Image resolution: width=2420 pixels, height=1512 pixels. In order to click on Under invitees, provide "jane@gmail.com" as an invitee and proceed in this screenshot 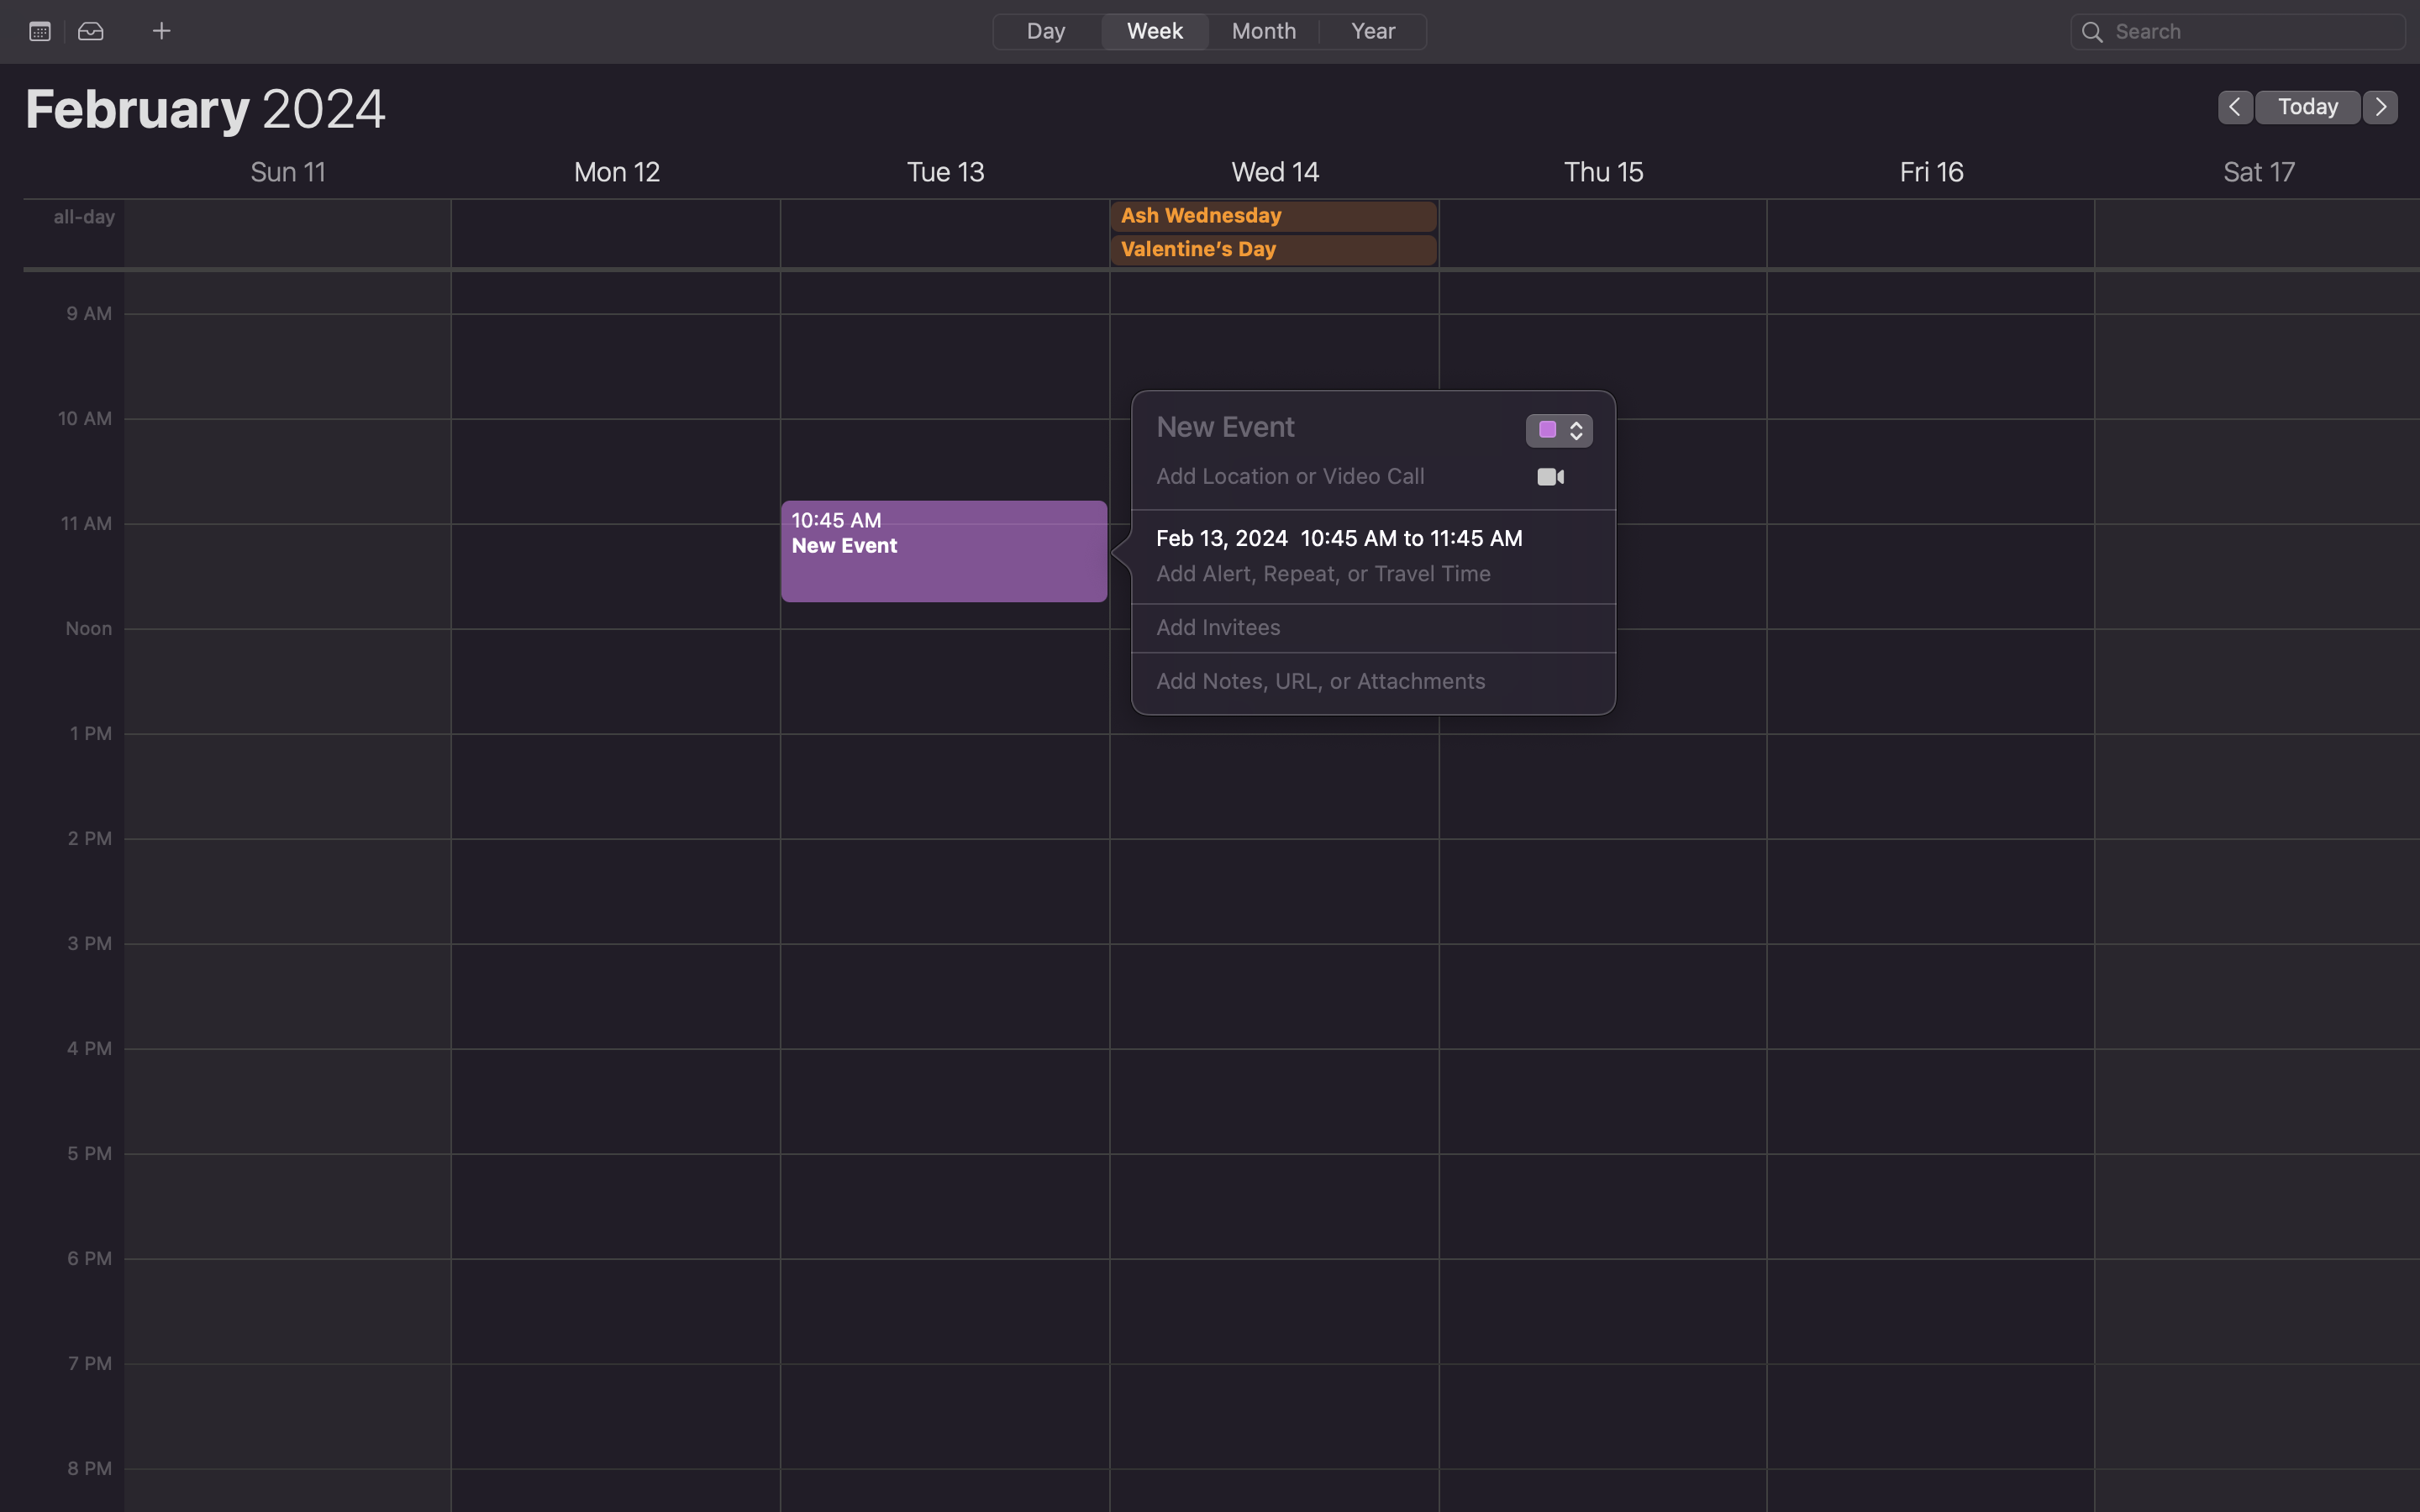, I will do `click(1351, 628)`.